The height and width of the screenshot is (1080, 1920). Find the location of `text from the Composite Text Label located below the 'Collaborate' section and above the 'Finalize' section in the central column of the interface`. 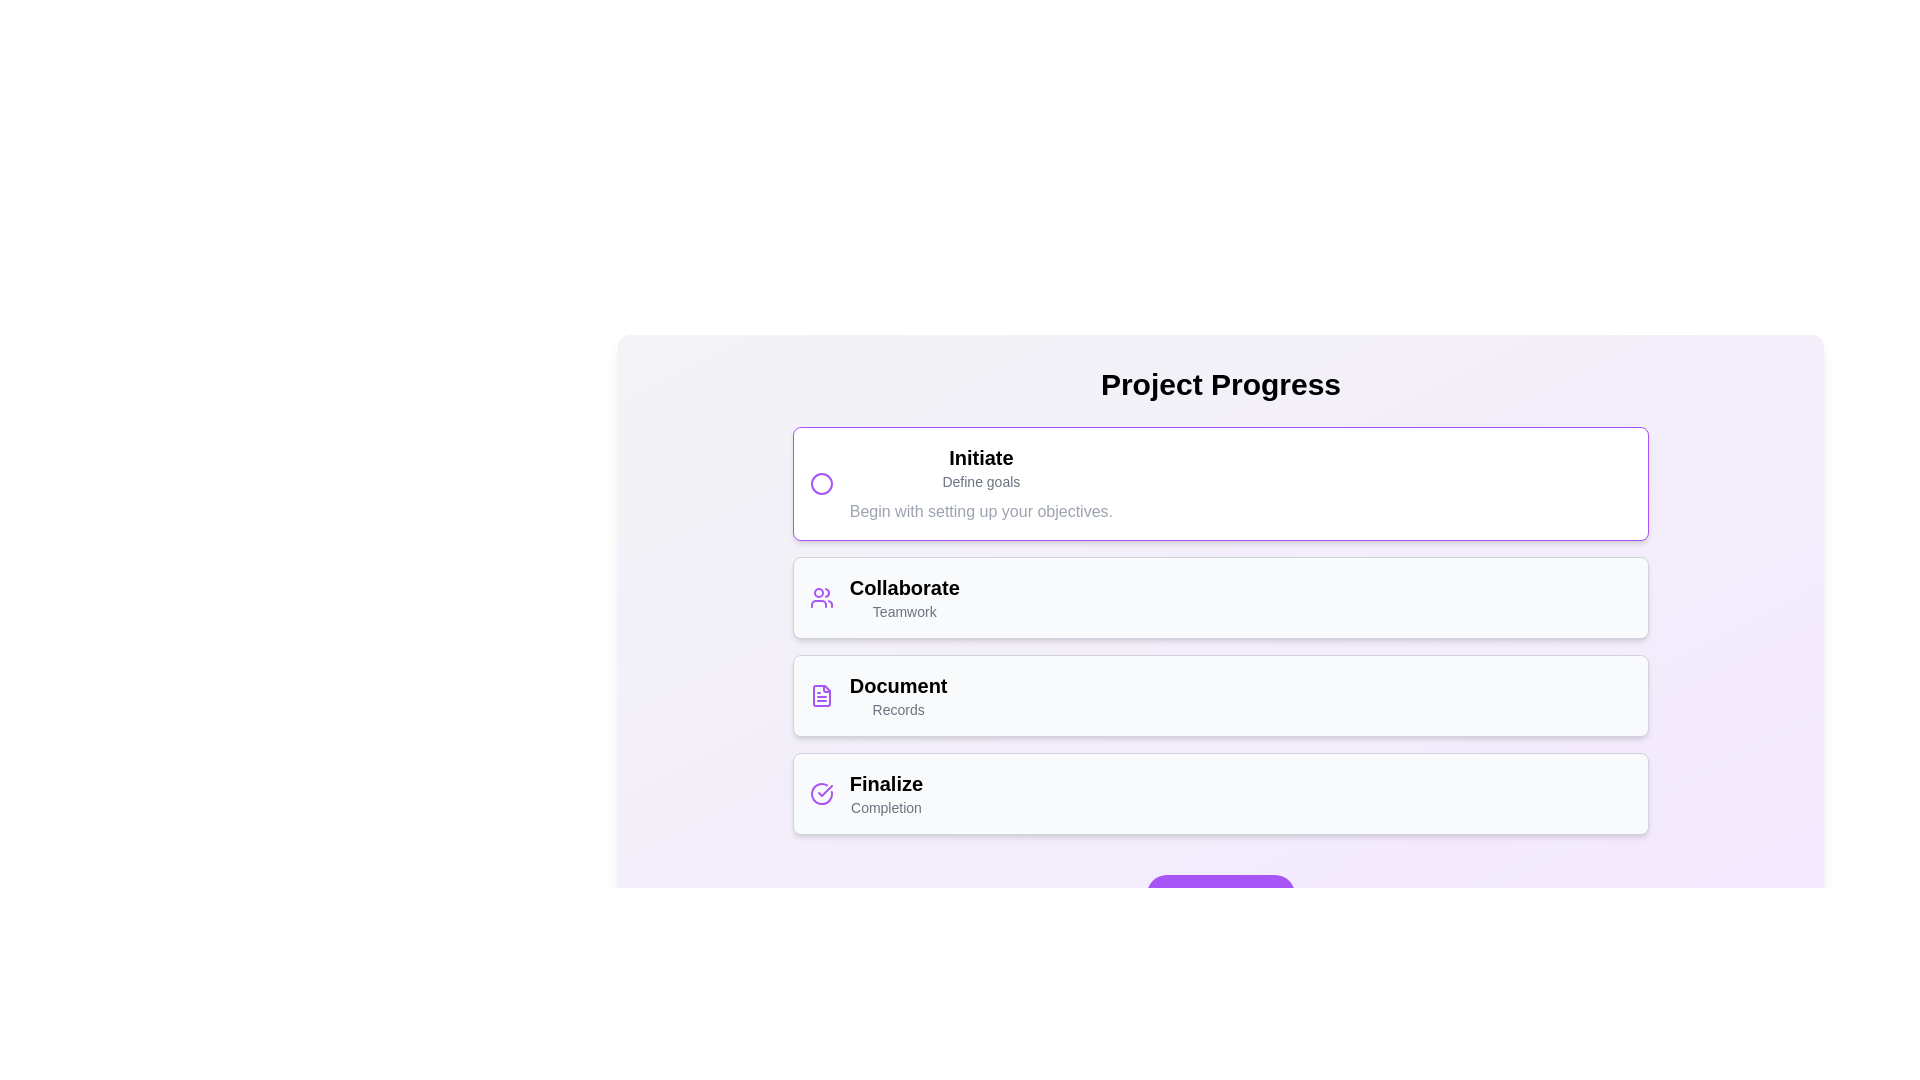

text from the Composite Text Label located below the 'Collaborate' section and above the 'Finalize' section in the central column of the interface is located at coordinates (897, 694).